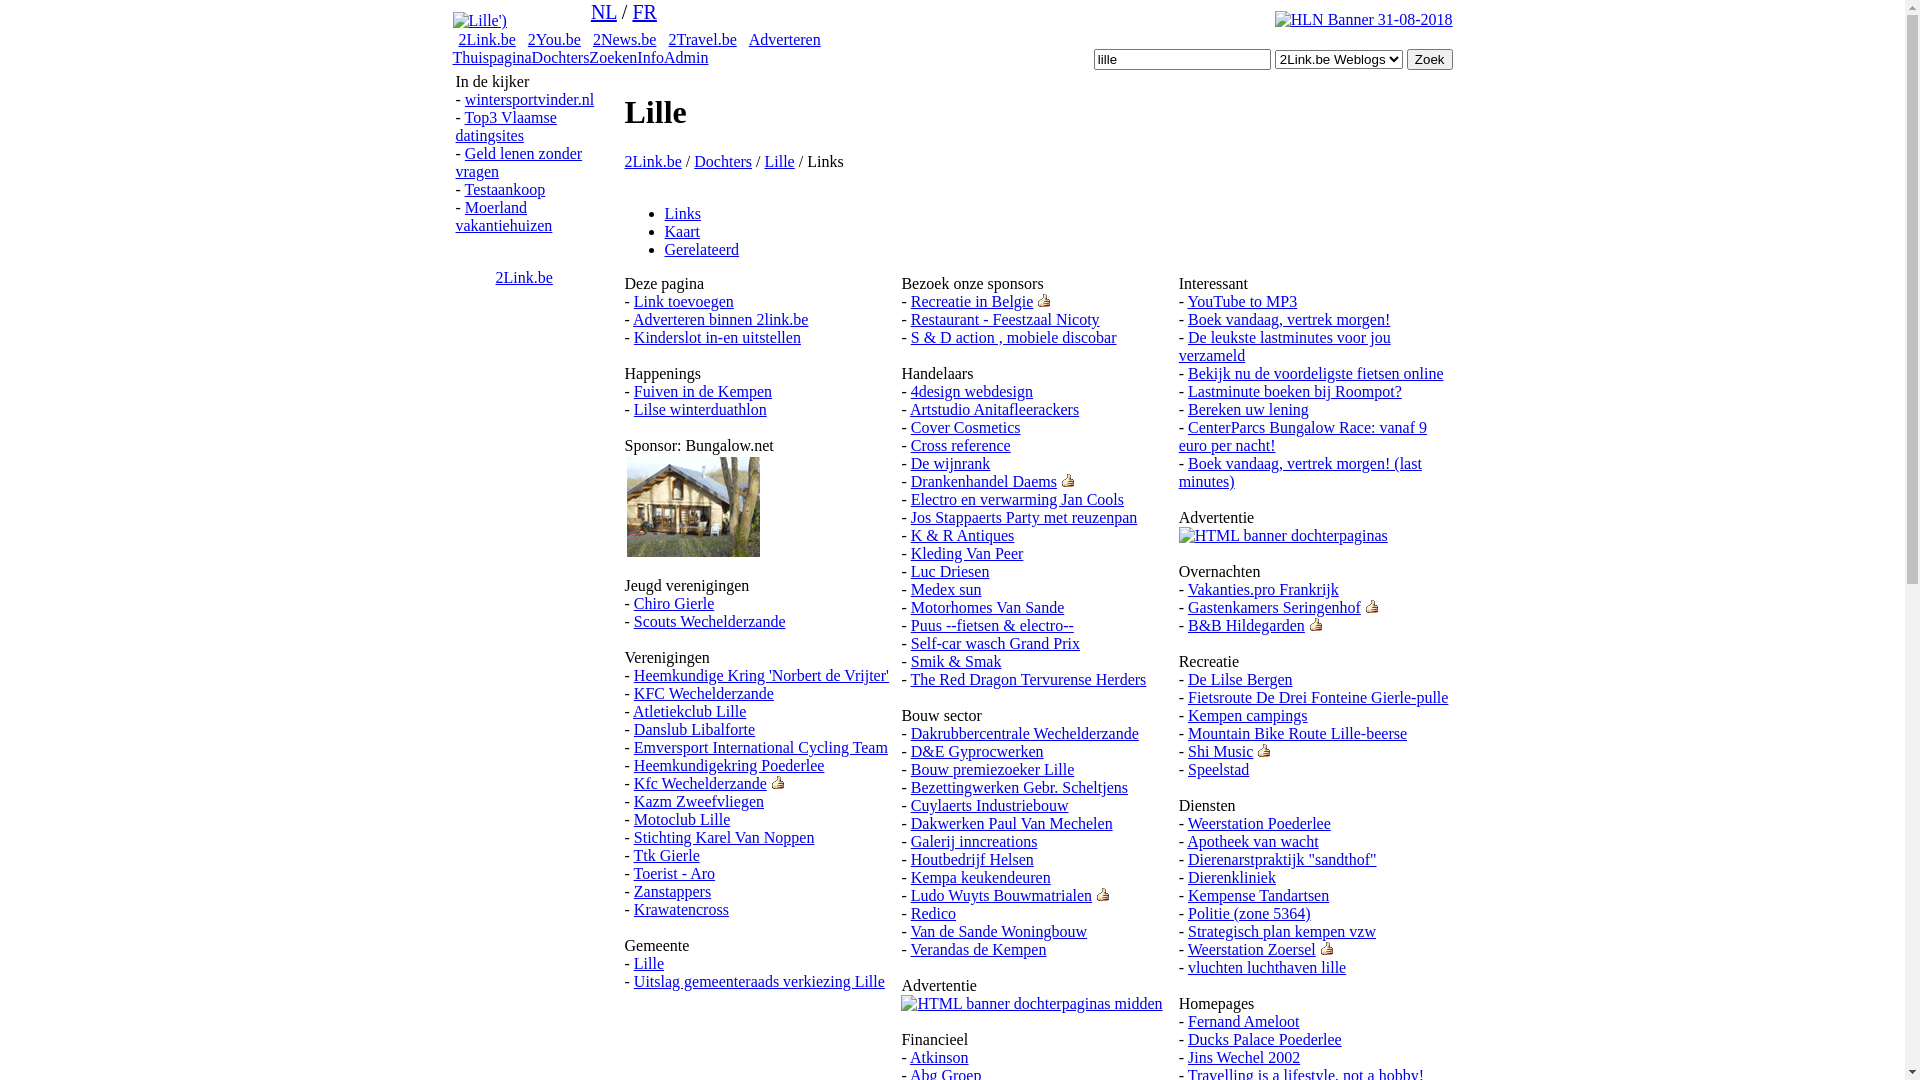 This screenshot has width=1920, height=1080. What do you see at coordinates (967, 553) in the screenshot?
I see `'Kleding Van Peer'` at bounding box center [967, 553].